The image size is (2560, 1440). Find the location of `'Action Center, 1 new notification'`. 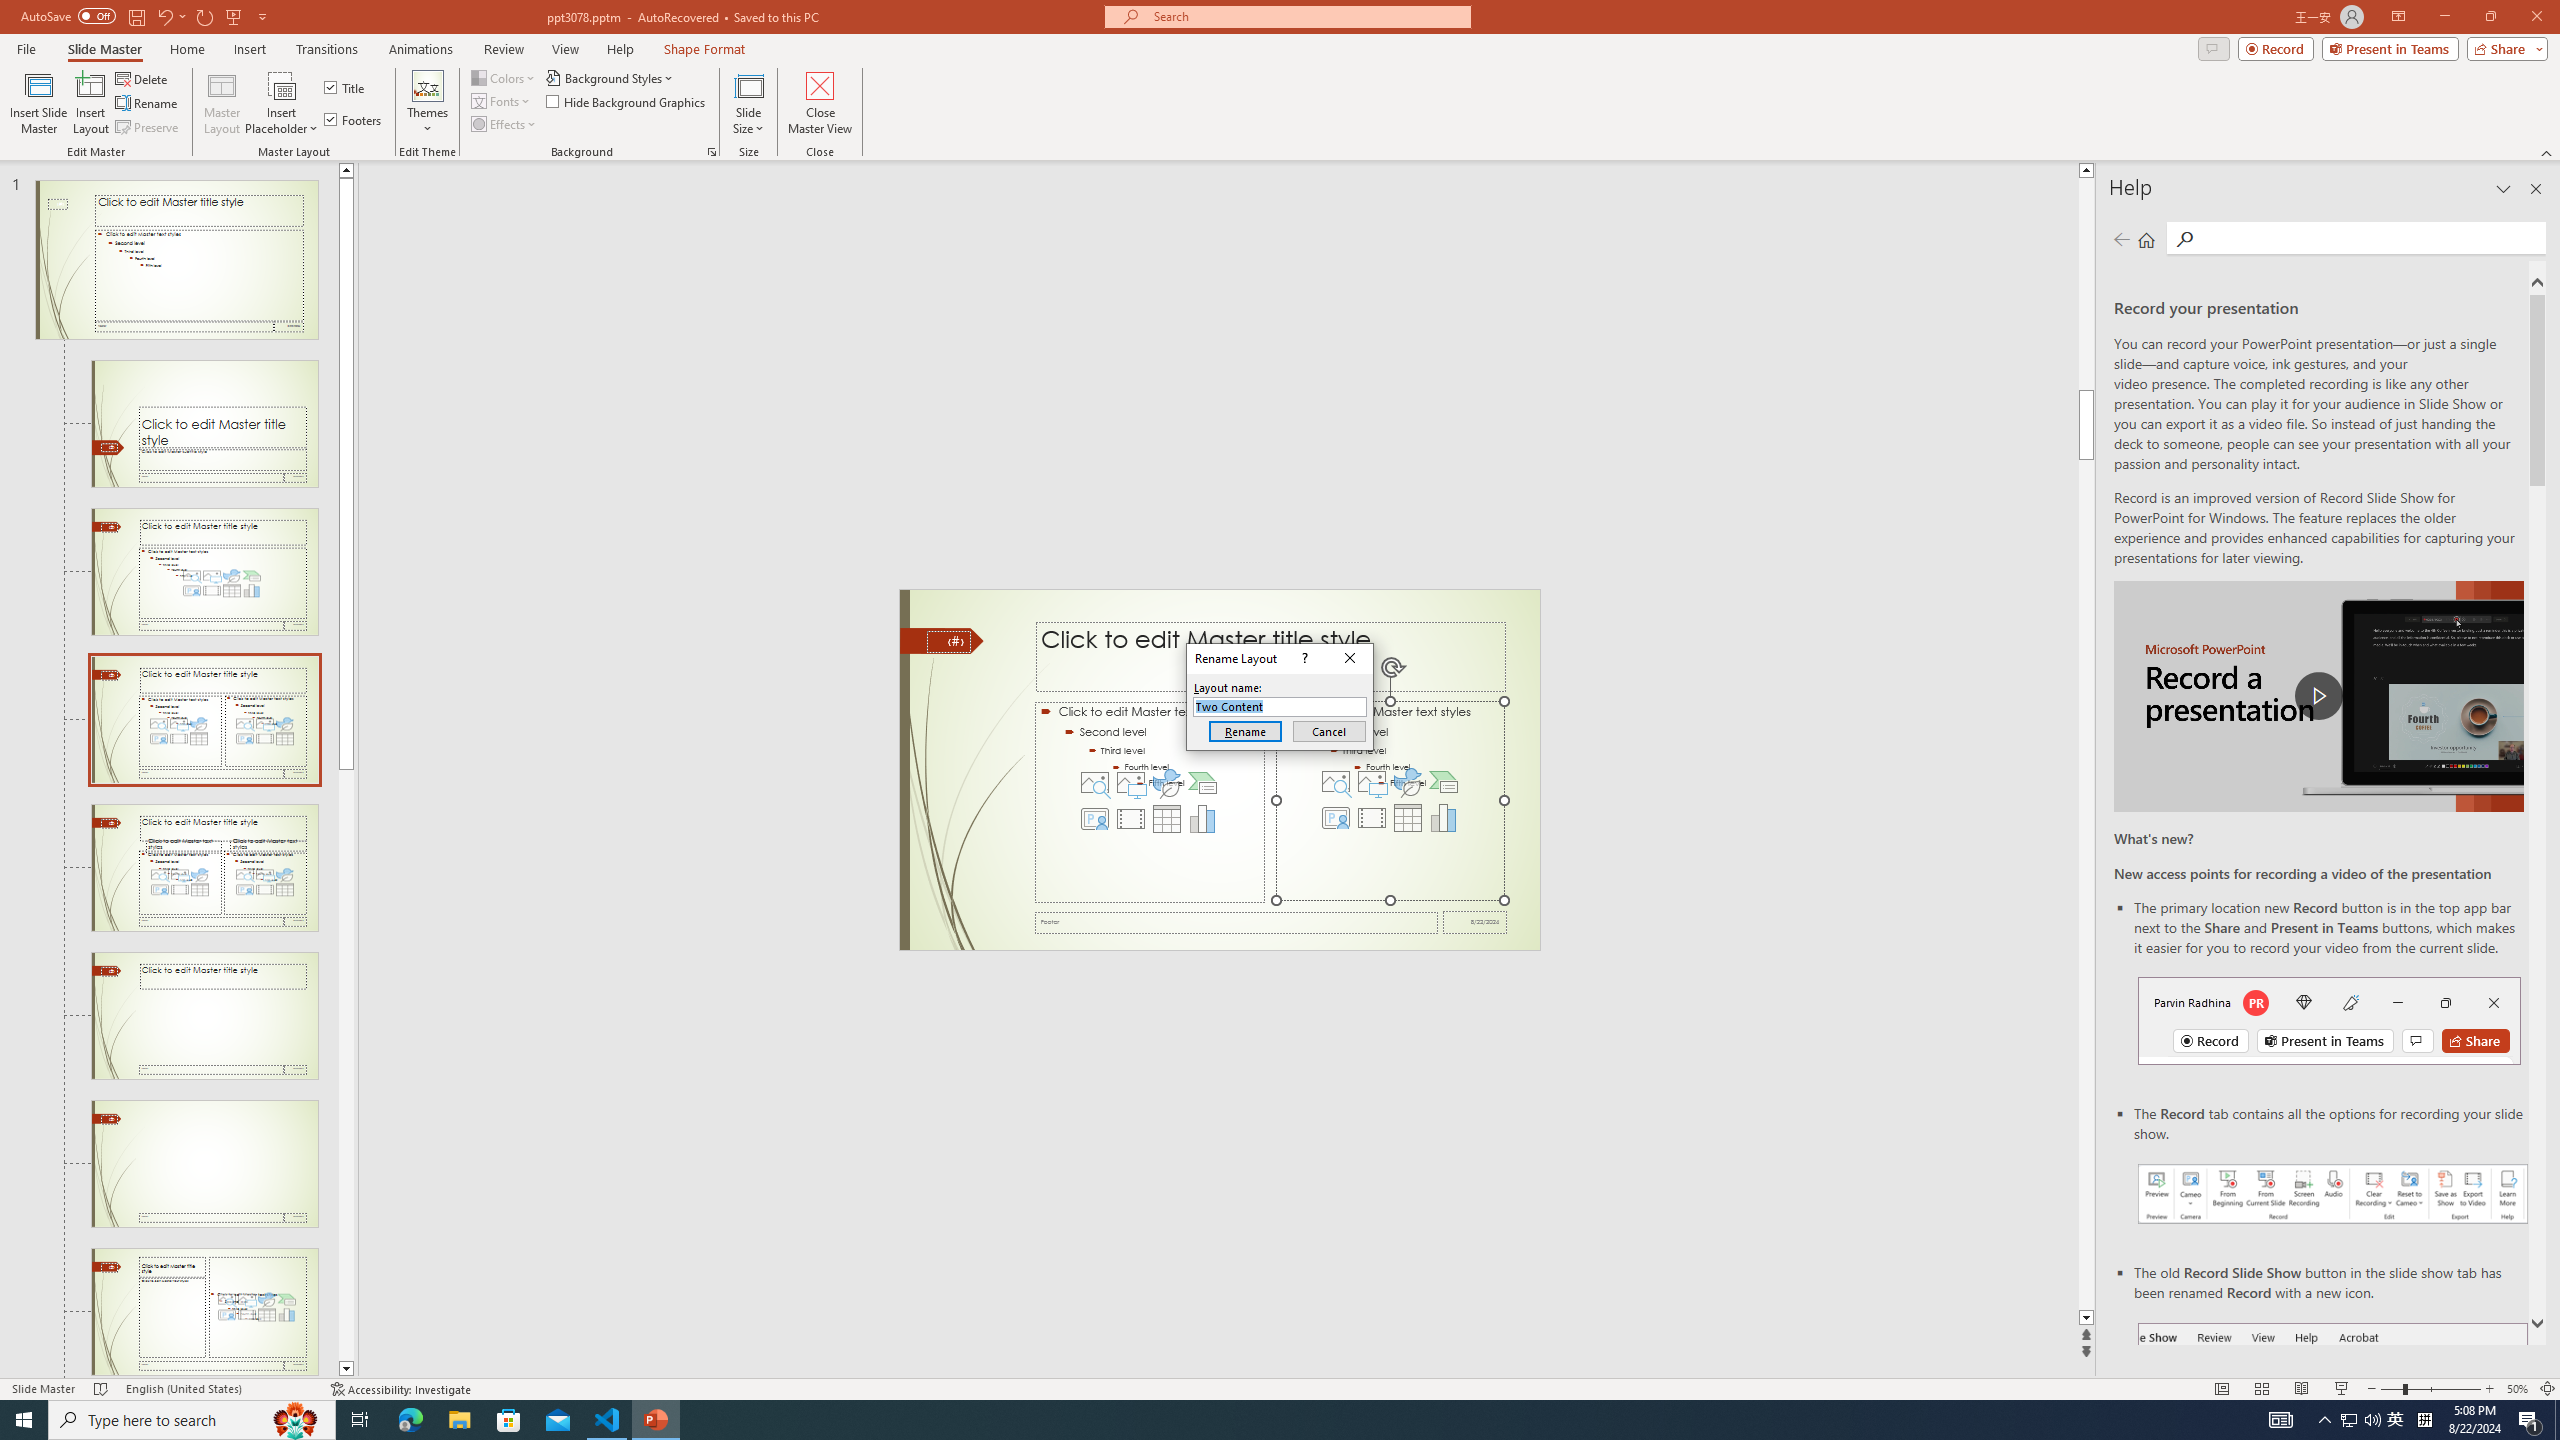

'Action Center, 1 new notification' is located at coordinates (2530, 1418).